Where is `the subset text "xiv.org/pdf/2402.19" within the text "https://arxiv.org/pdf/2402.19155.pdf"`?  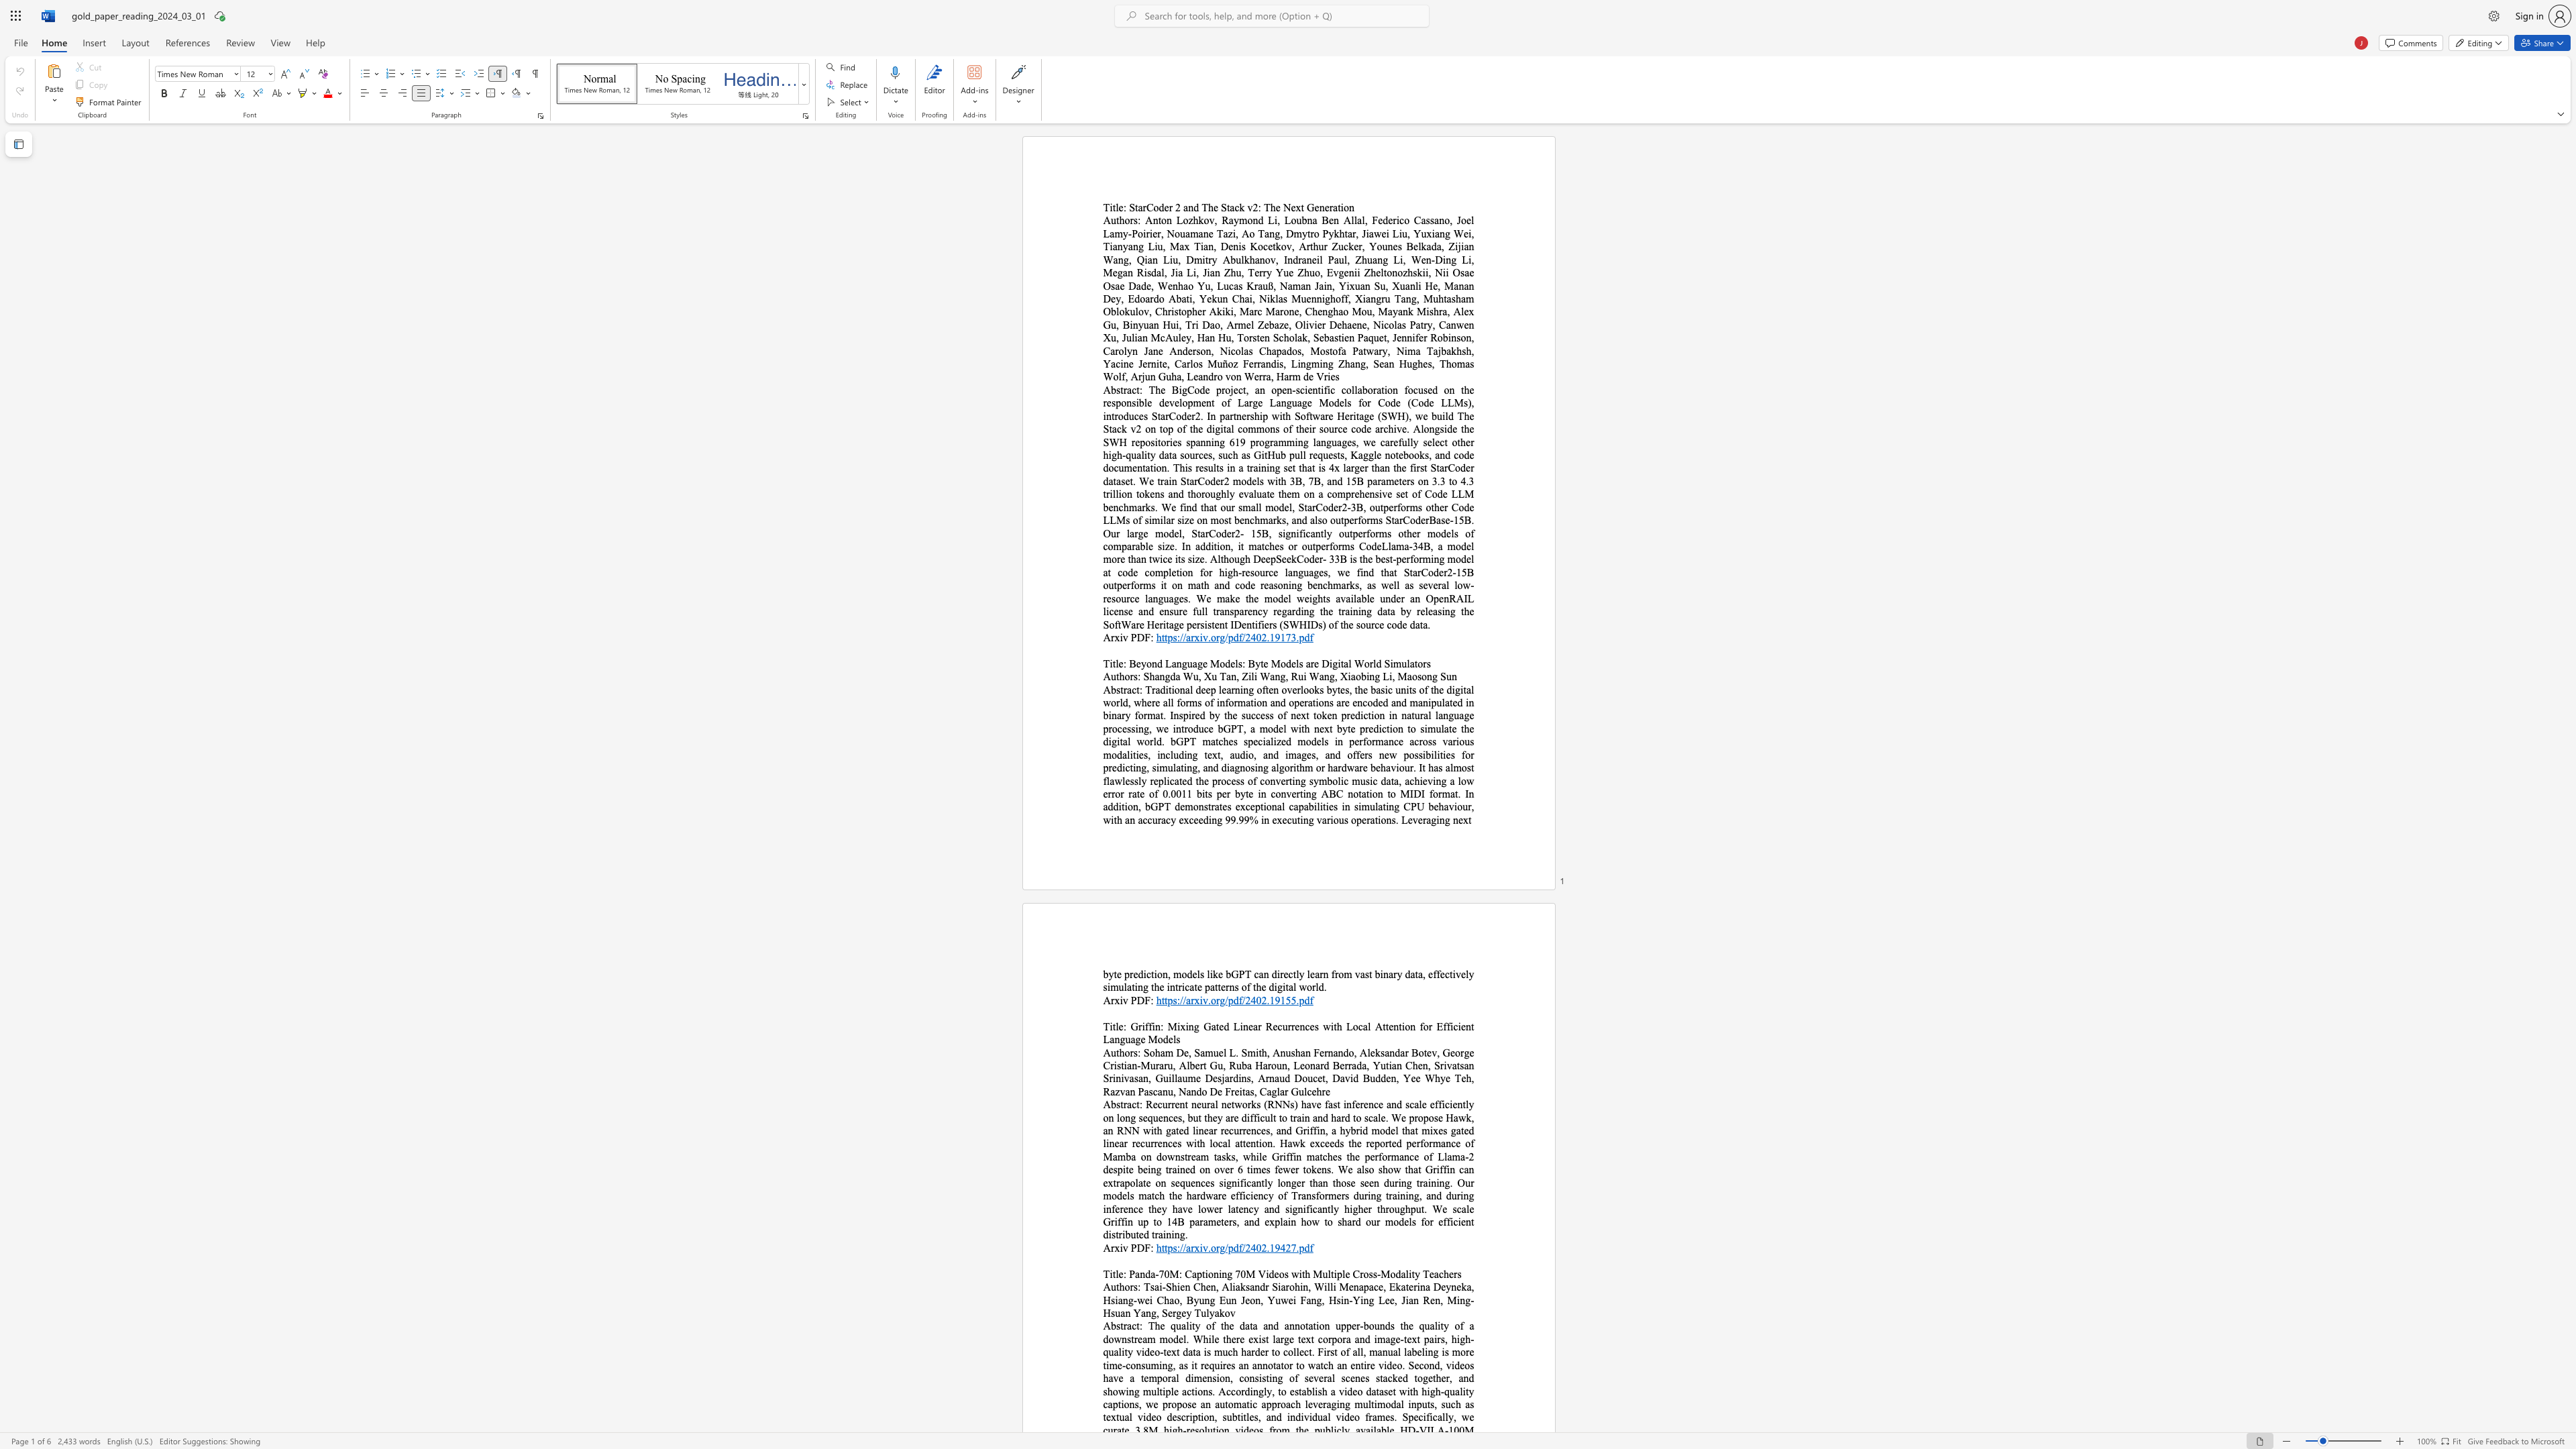 the subset text "xiv.org/pdf/2402.19" within the text "https://arxiv.org/pdf/2402.19155.pdf" is located at coordinates (1193, 1000).